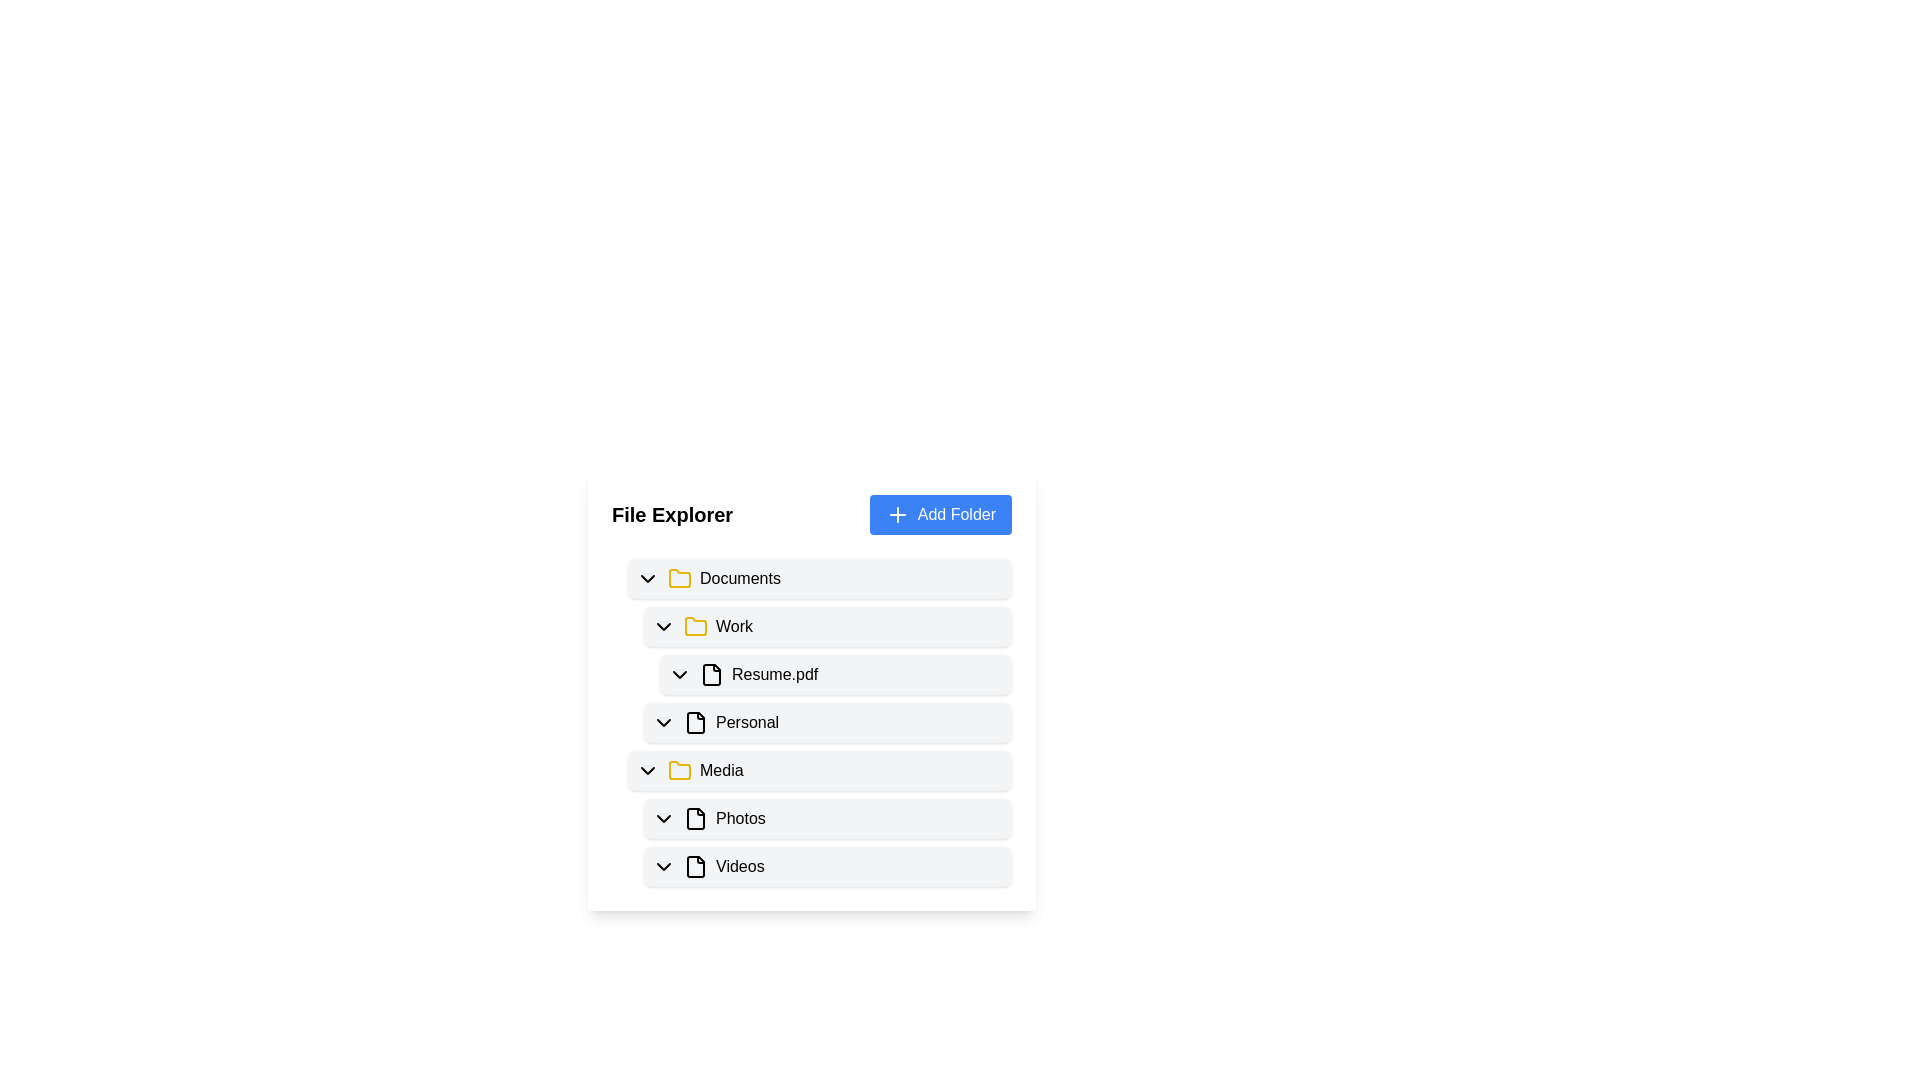 This screenshot has height=1080, width=1920. I want to click on the 'Media' folder icon in the 'File Explorer' view, so click(680, 769).